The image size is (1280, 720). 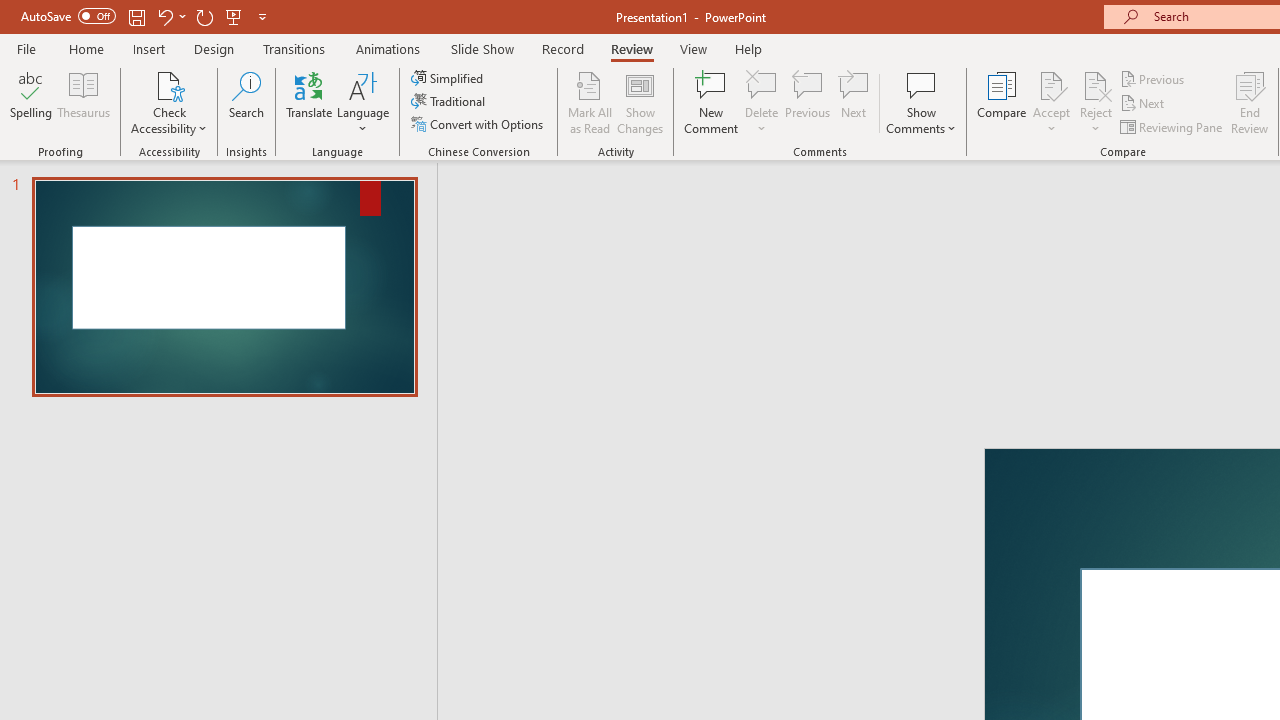 What do you see at coordinates (68, 16) in the screenshot?
I see `'AutoSave'` at bounding box center [68, 16].